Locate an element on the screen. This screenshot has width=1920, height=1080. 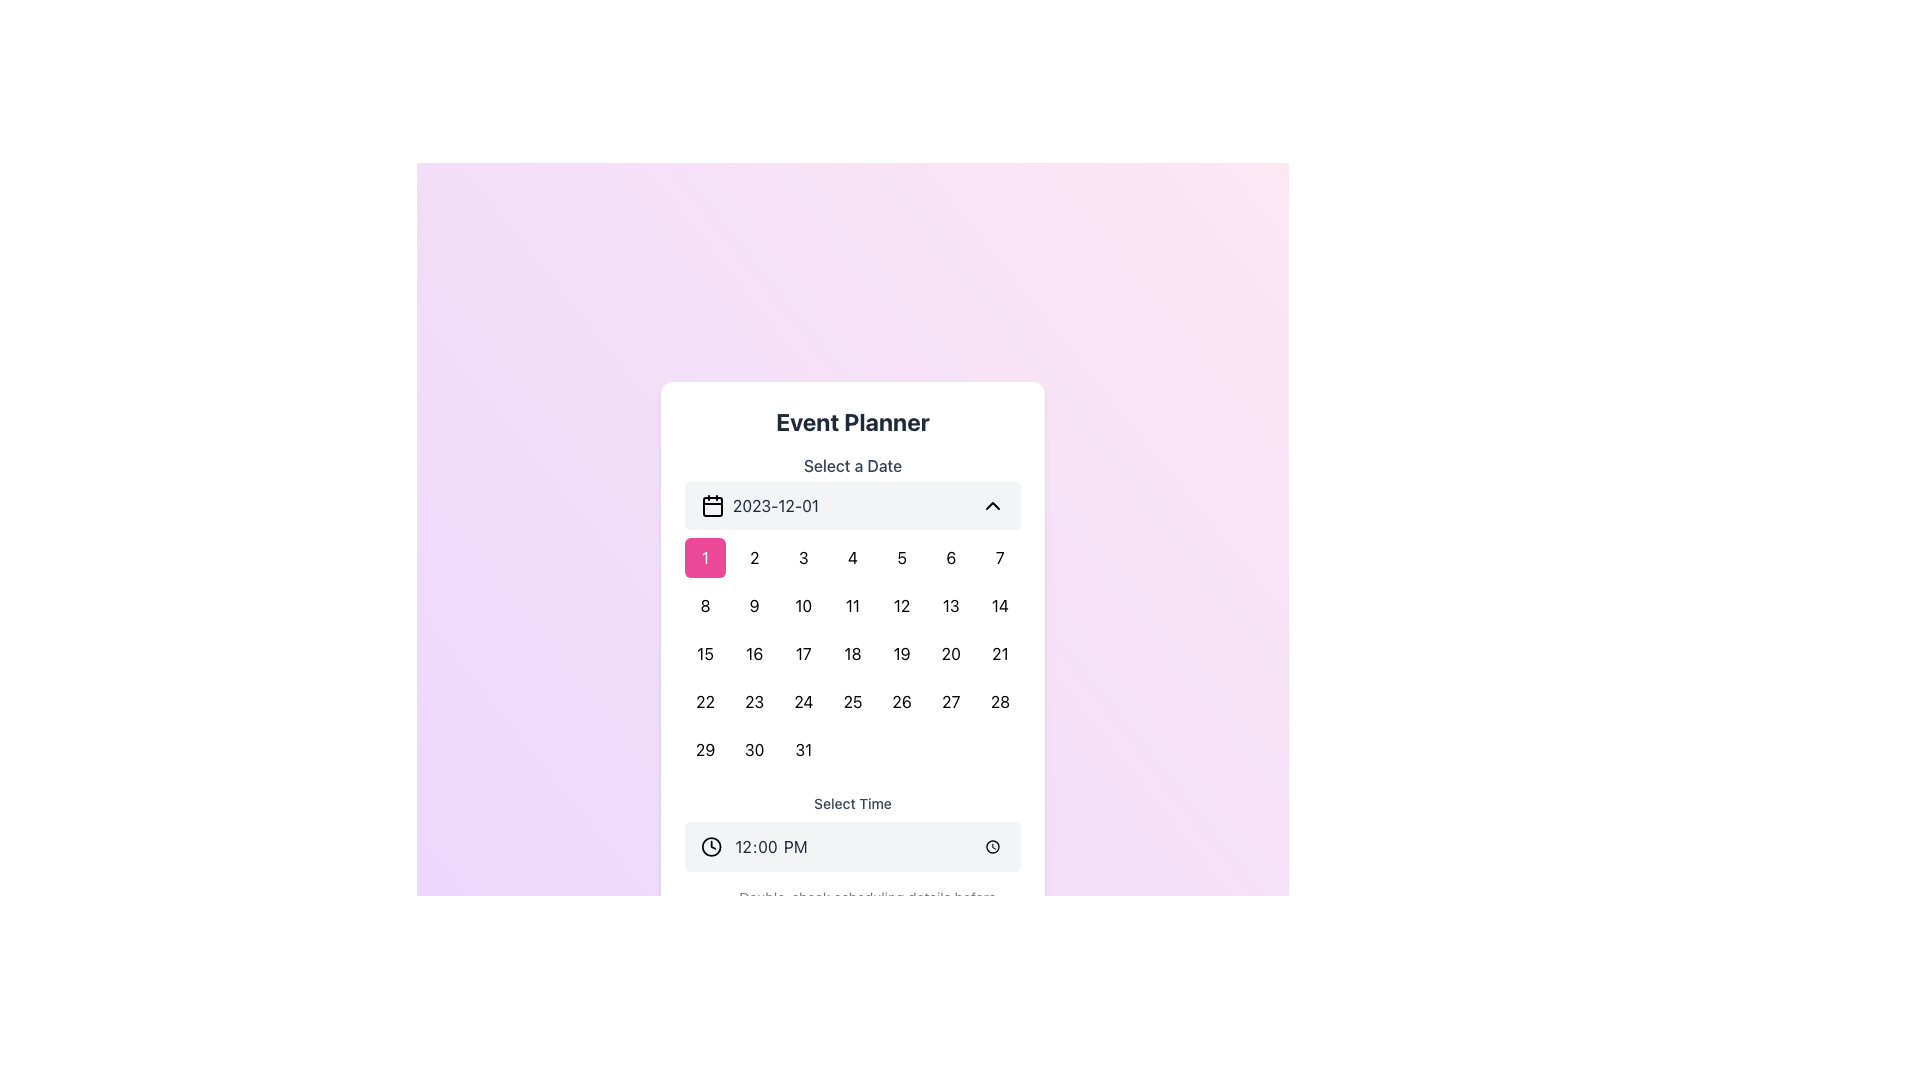
the button in the last row, first cell of the calendar grid is located at coordinates (705, 749).